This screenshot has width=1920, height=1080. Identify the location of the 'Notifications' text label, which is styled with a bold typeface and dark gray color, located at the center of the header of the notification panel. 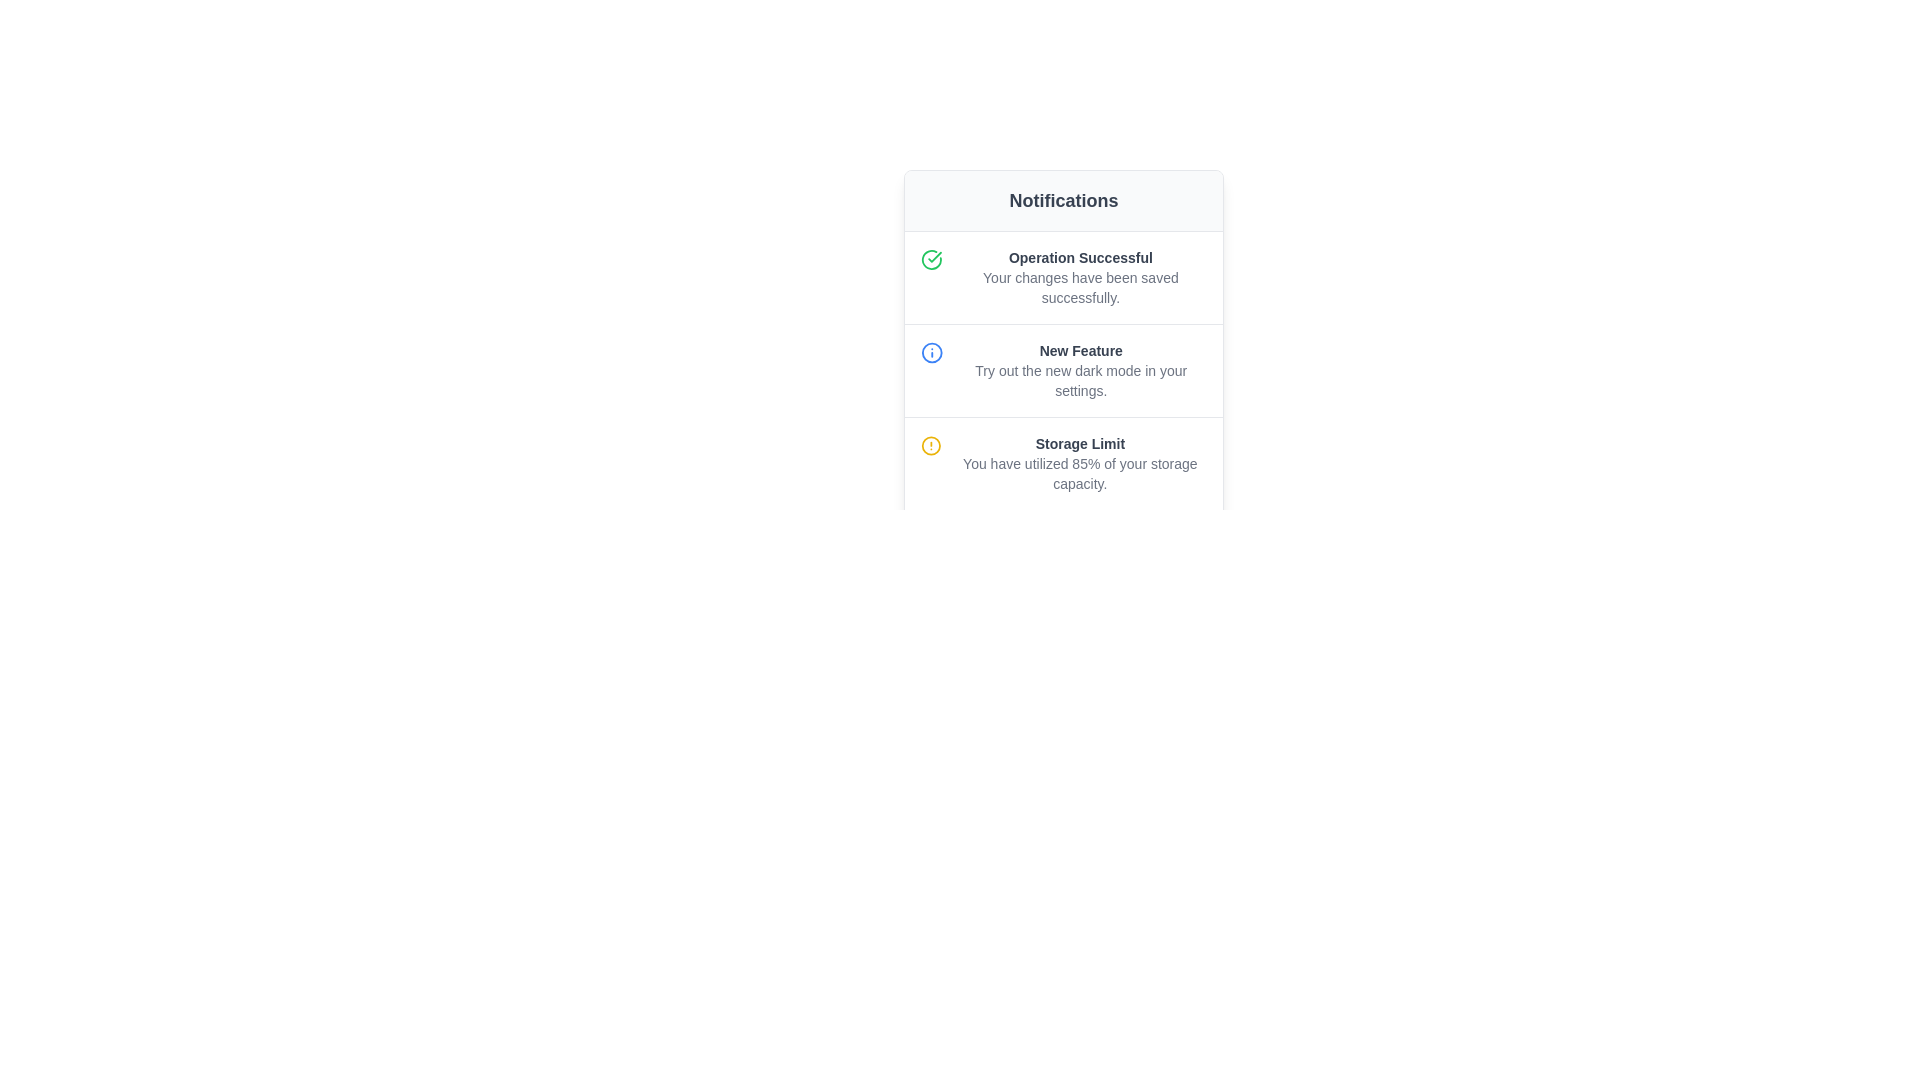
(1063, 200).